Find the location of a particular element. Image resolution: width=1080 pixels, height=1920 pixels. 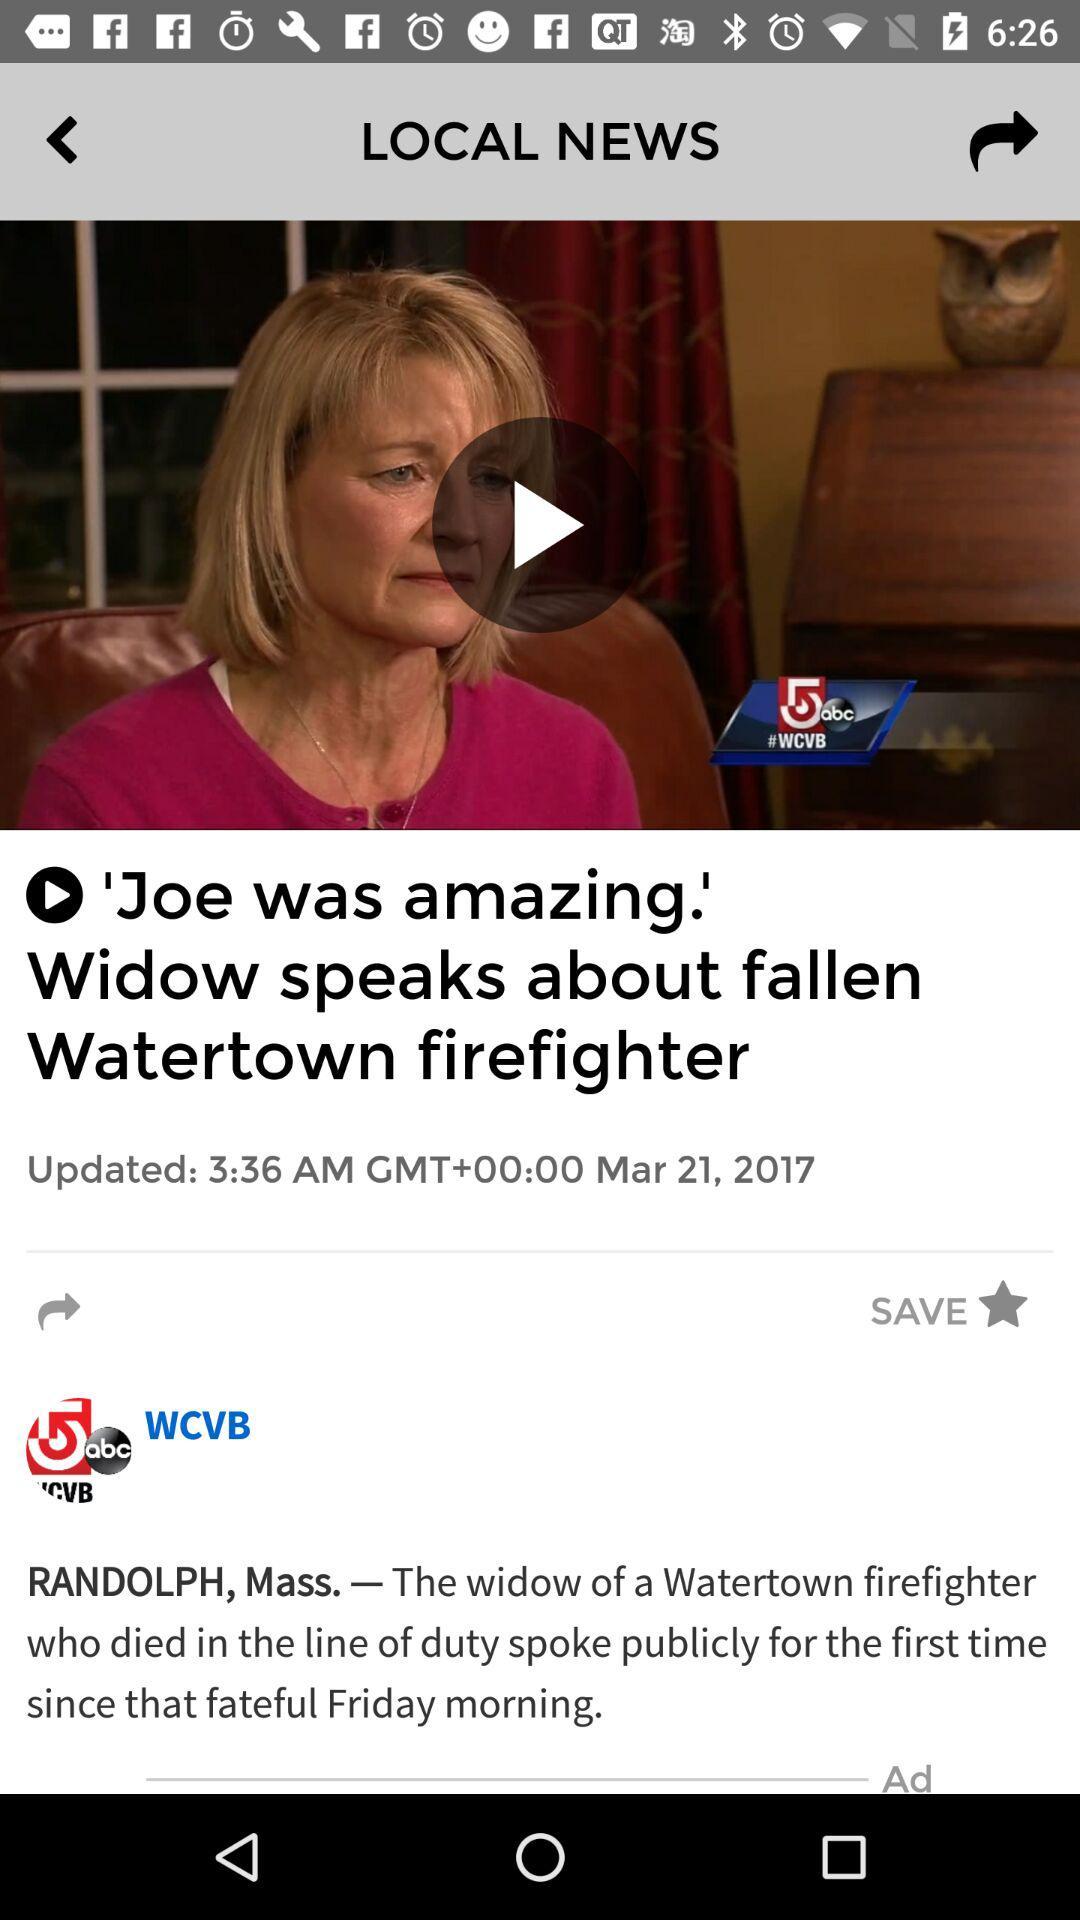

icon at the top right corner is located at coordinates (1003, 140).